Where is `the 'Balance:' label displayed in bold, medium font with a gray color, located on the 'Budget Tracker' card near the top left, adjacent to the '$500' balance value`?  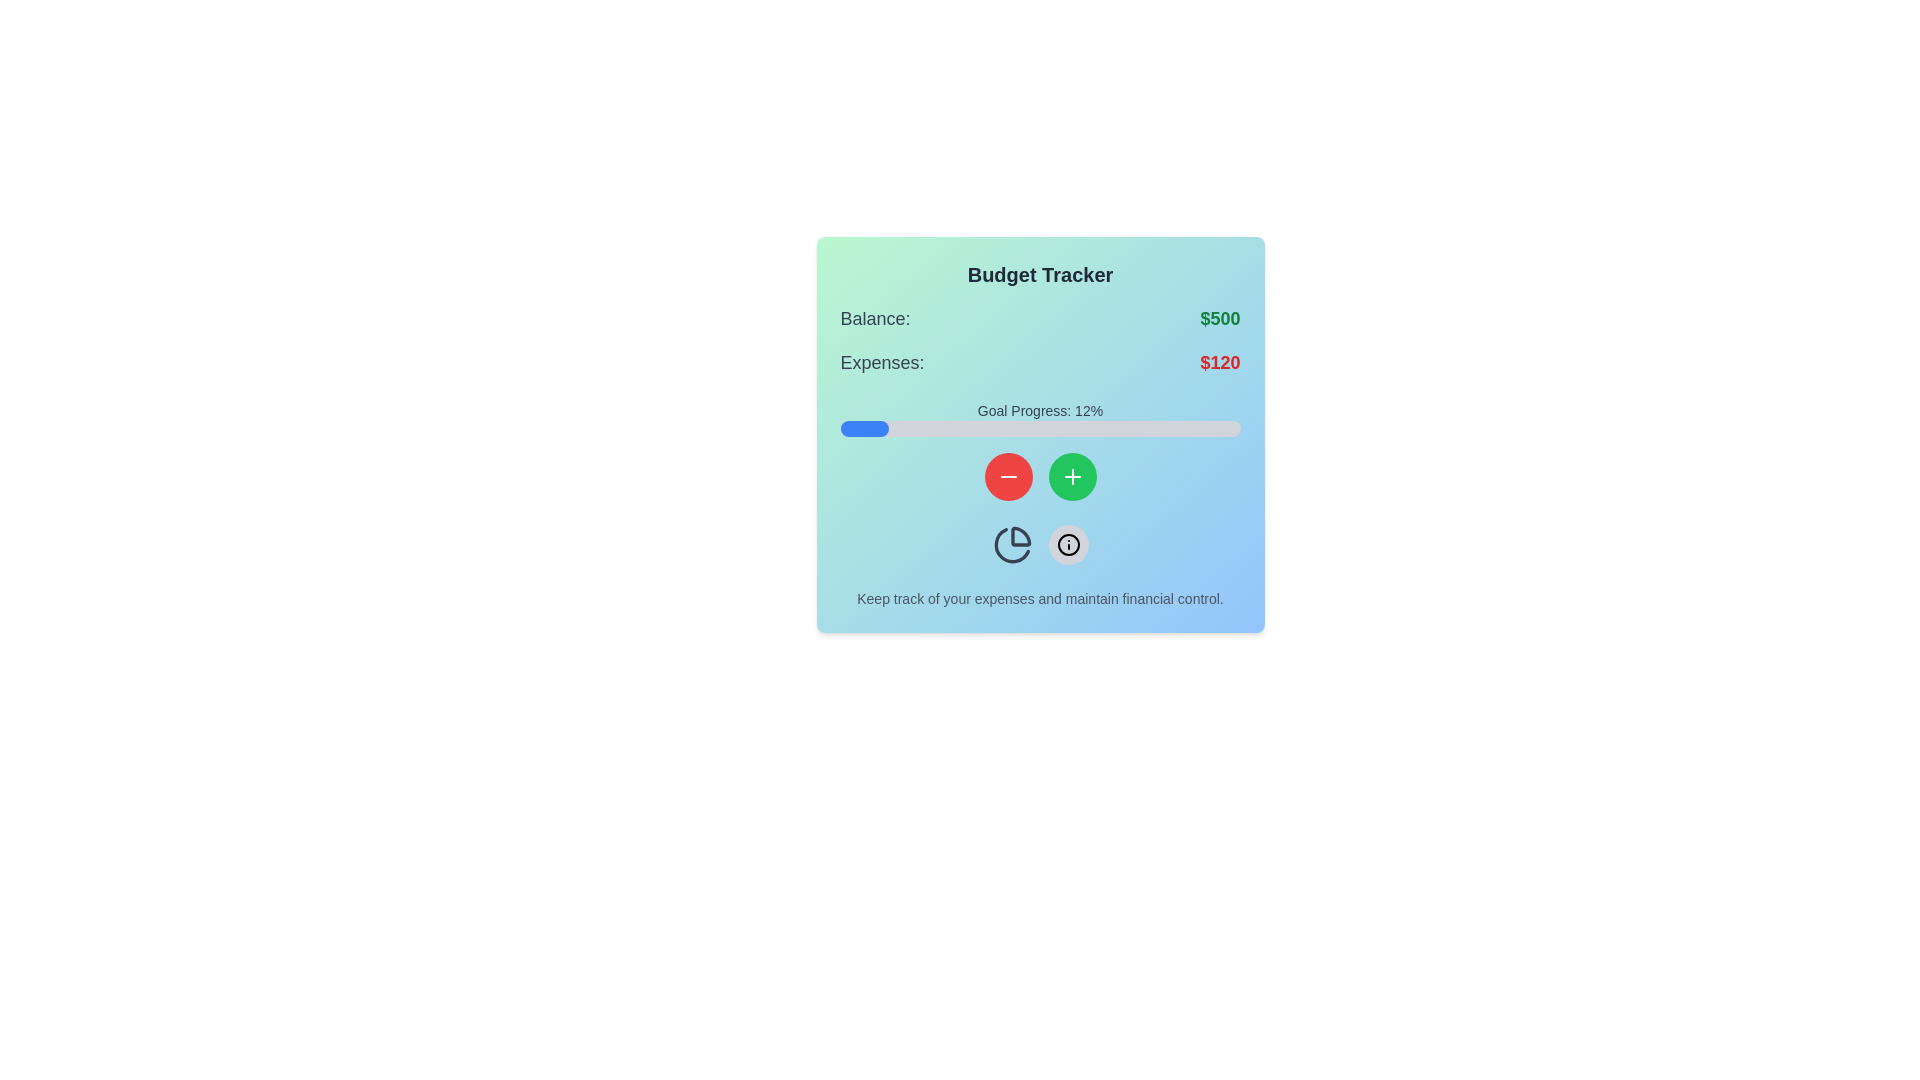
the 'Balance:' label displayed in bold, medium font with a gray color, located on the 'Budget Tracker' card near the top left, adjacent to the '$500' balance value is located at coordinates (875, 318).